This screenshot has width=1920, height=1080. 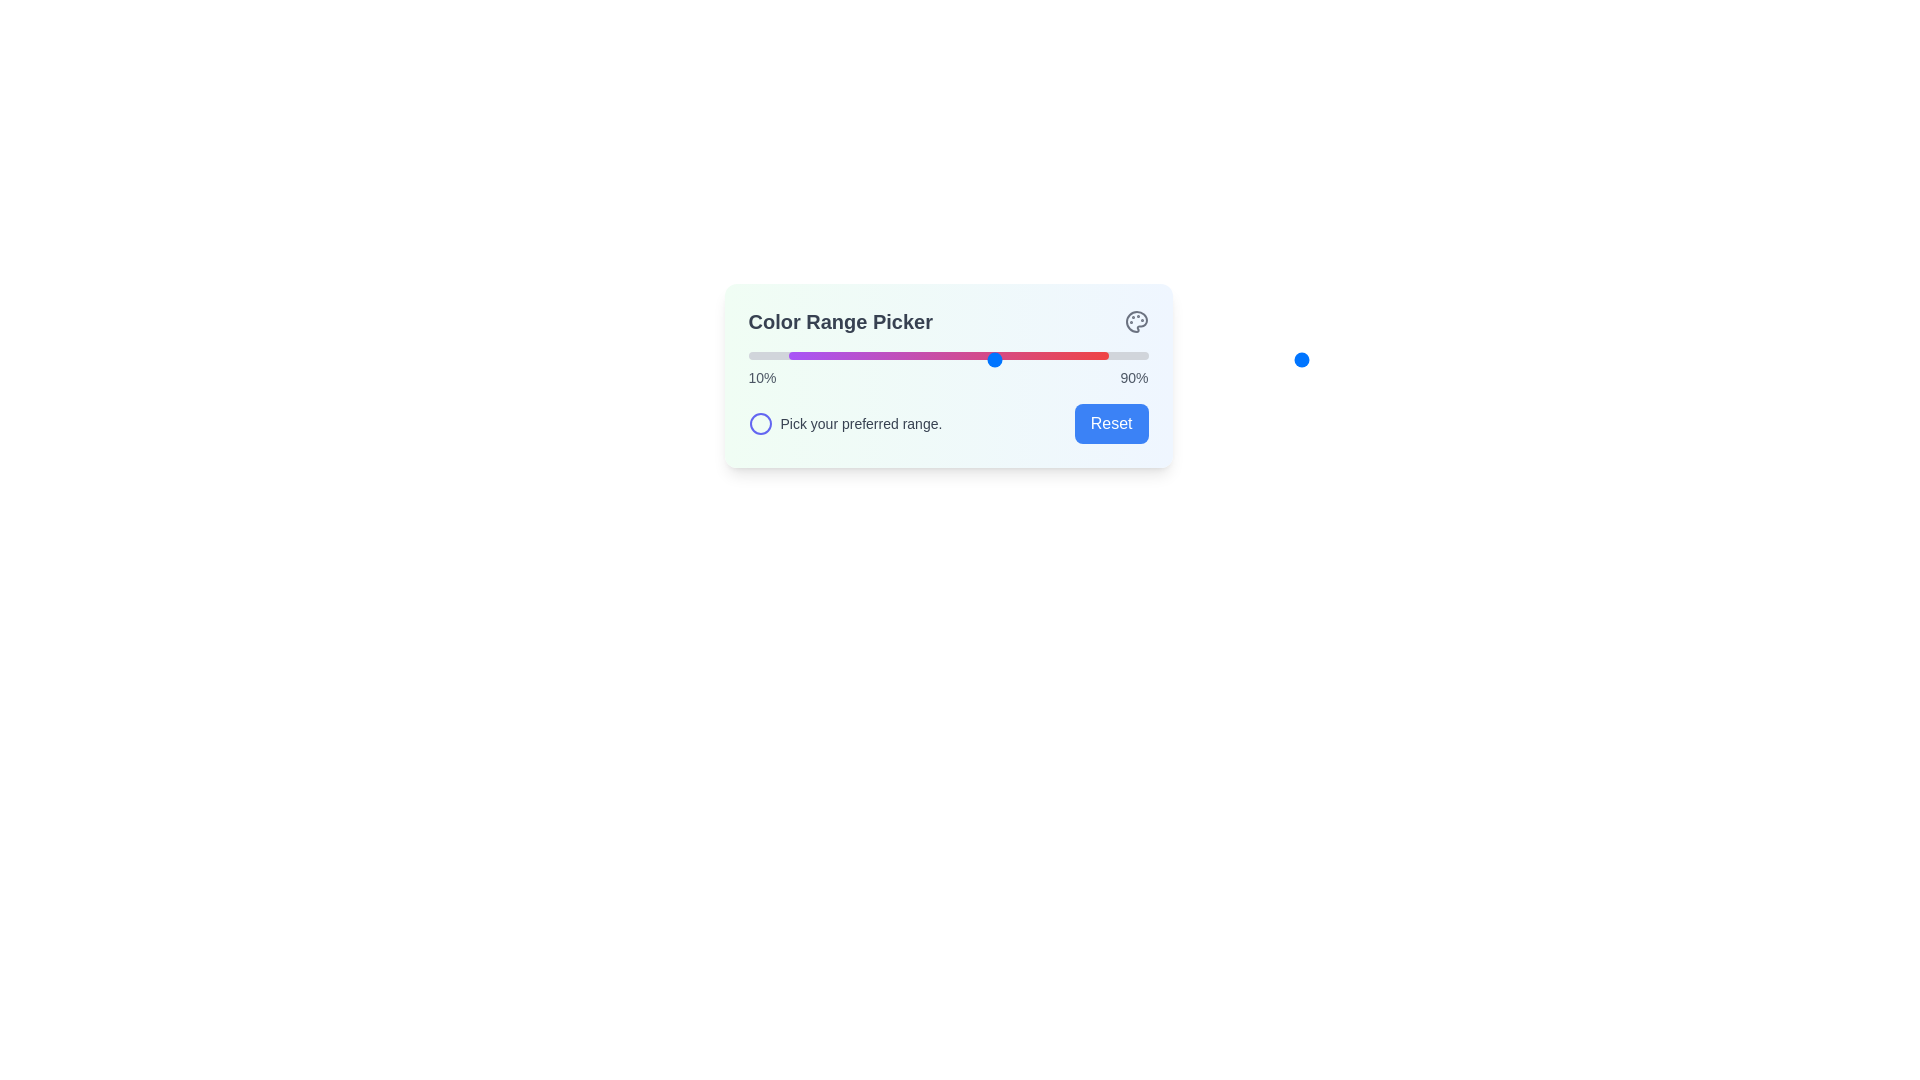 I want to click on the decorative icon located in the bottom-left corner of the 'Color Range Picker' interface, which indicates a selection or focus point for the text 'Pick your preferred range.', so click(x=759, y=423).